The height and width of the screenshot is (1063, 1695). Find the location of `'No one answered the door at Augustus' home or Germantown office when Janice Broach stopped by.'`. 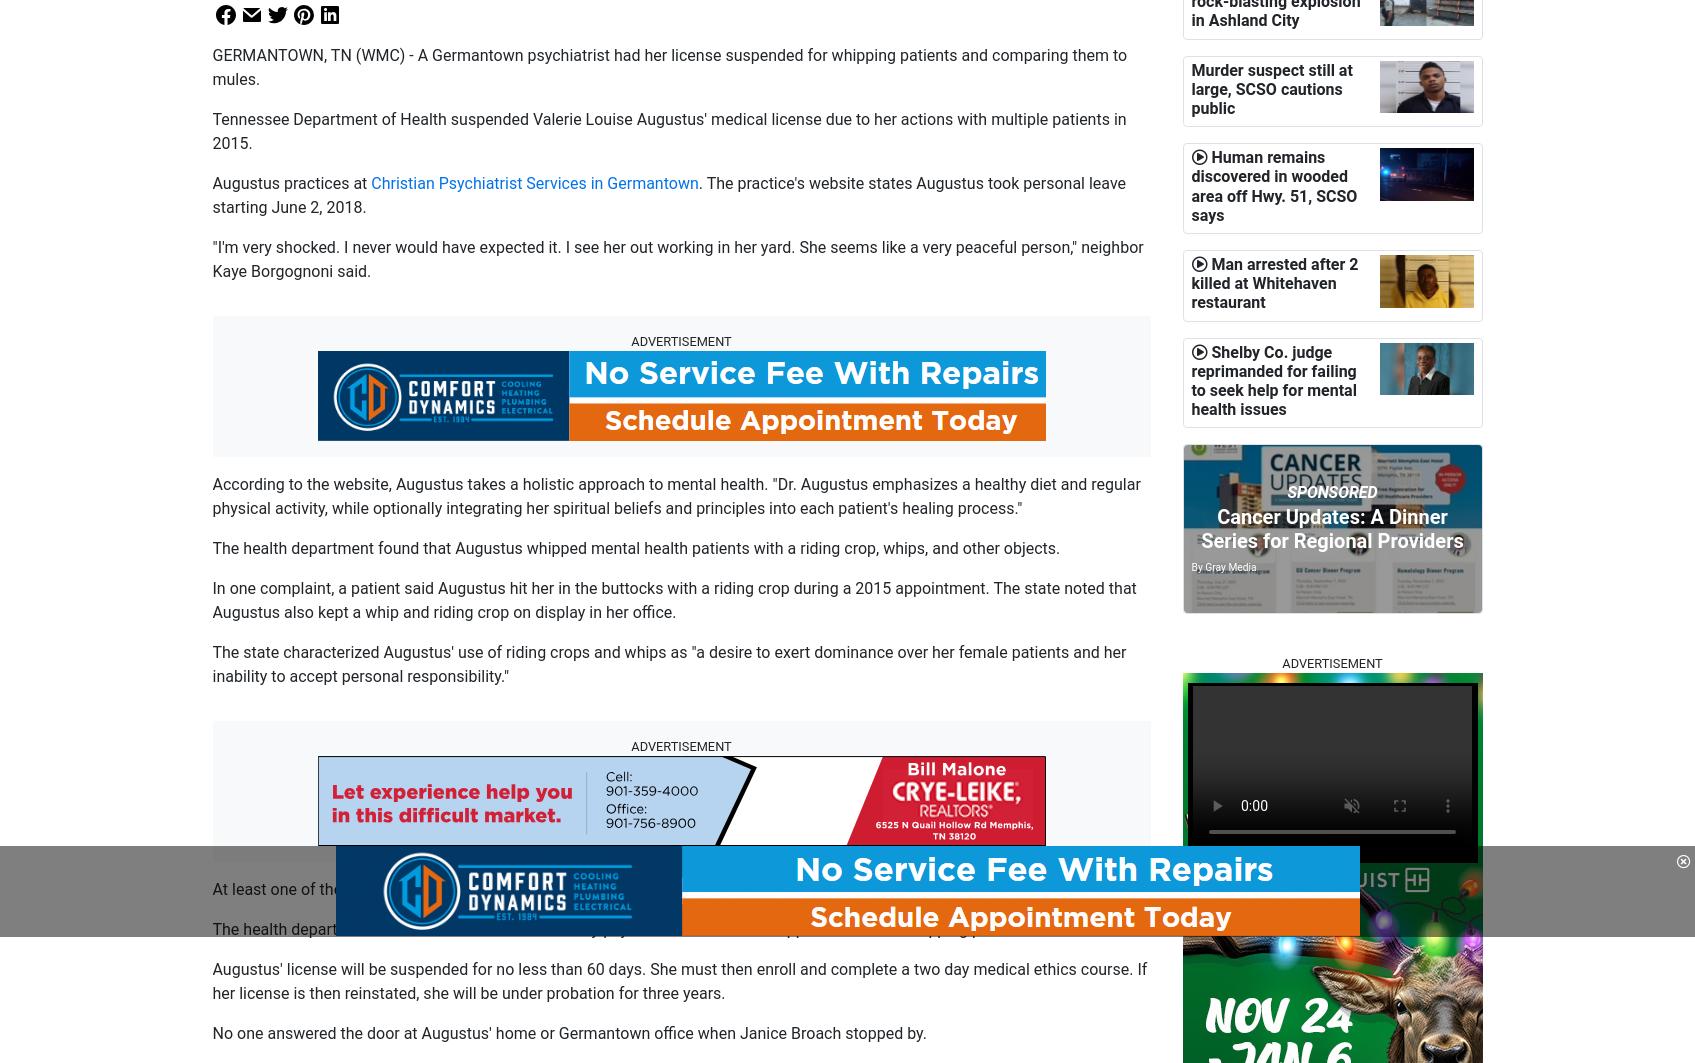

'No one answered the door at Augustus' home or Germantown office when Janice Broach stopped by.' is located at coordinates (569, 1032).